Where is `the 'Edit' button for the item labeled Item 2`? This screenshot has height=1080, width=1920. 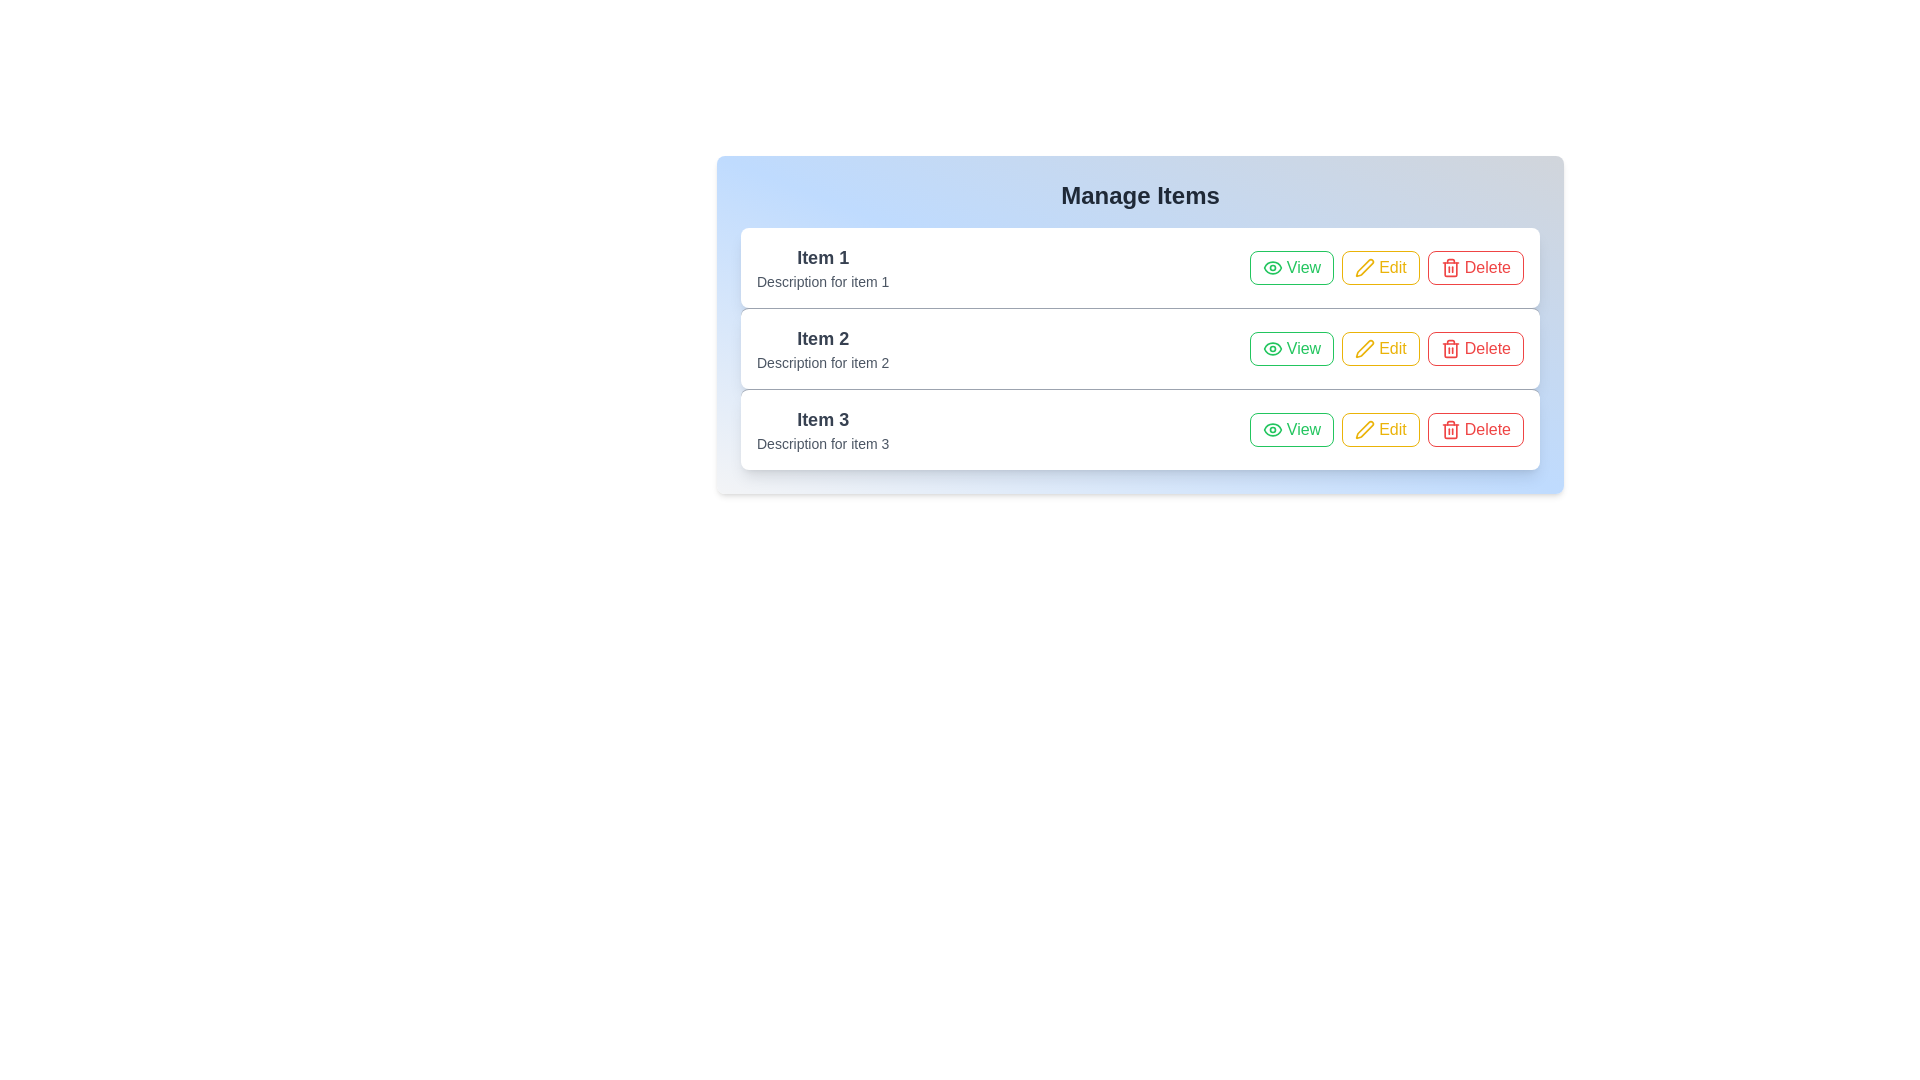
the 'Edit' button for the item labeled Item 2 is located at coordinates (1380, 347).